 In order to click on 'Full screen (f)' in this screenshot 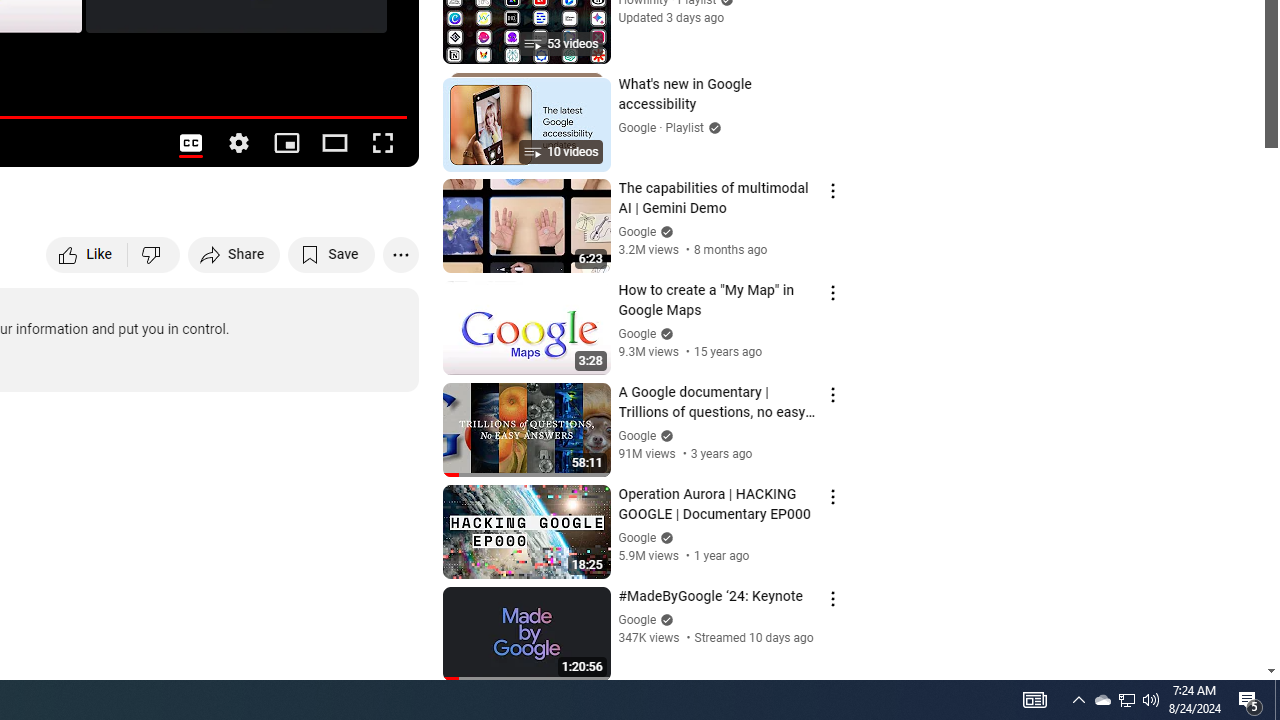, I will do `click(382, 141)`.